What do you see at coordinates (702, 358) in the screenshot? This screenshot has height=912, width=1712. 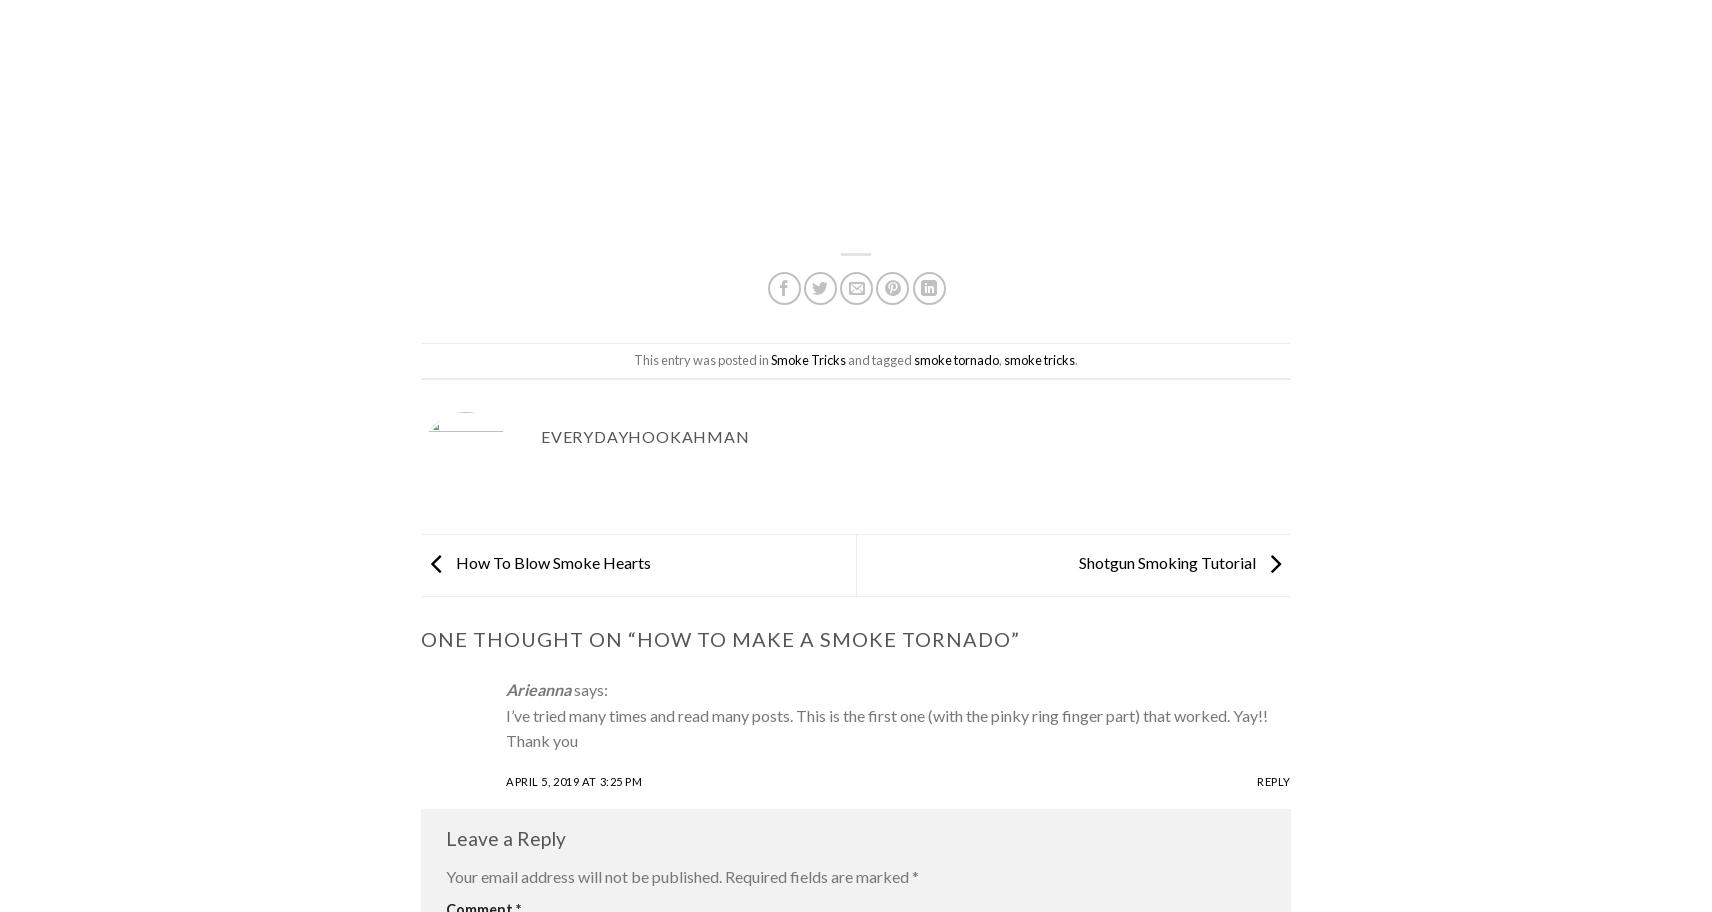 I see `'This entry was posted in'` at bounding box center [702, 358].